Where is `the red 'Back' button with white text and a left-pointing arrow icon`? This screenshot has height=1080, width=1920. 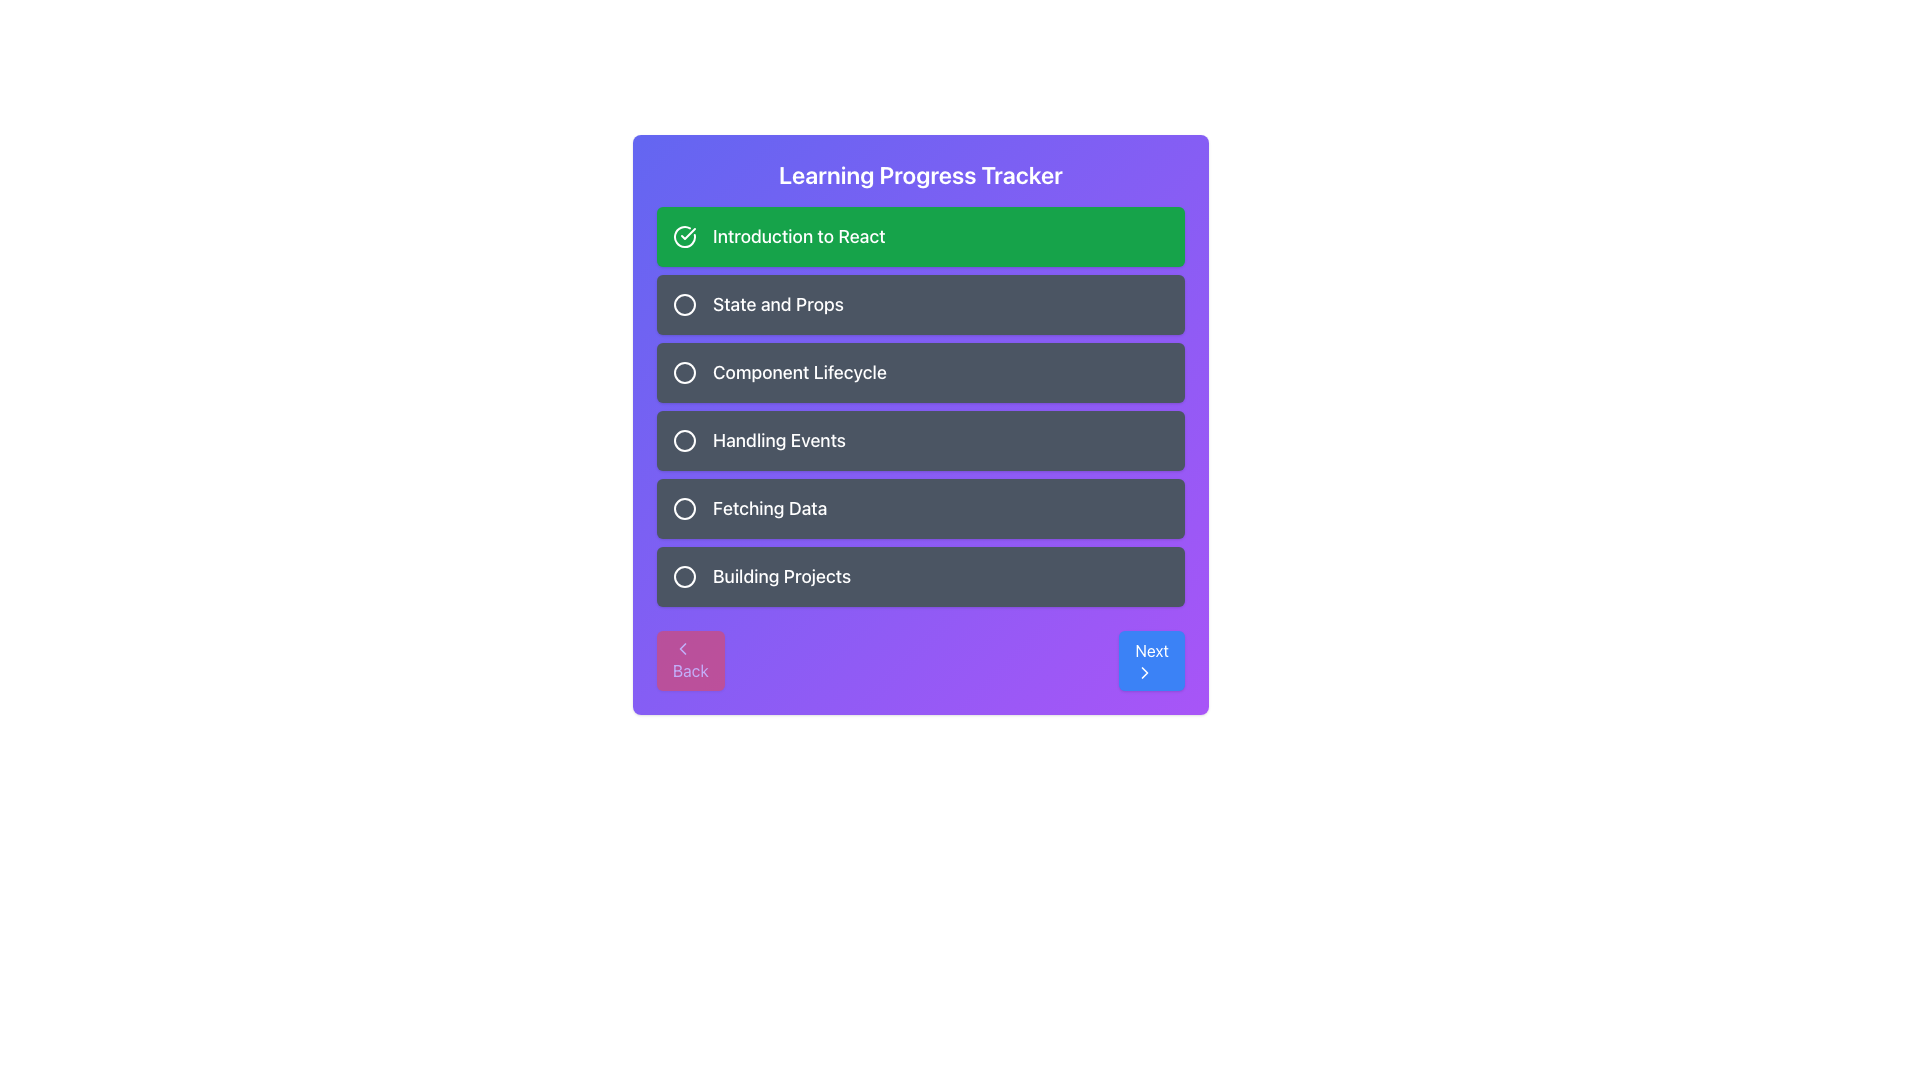
the red 'Back' button with white text and a left-pointing arrow icon is located at coordinates (690, 660).